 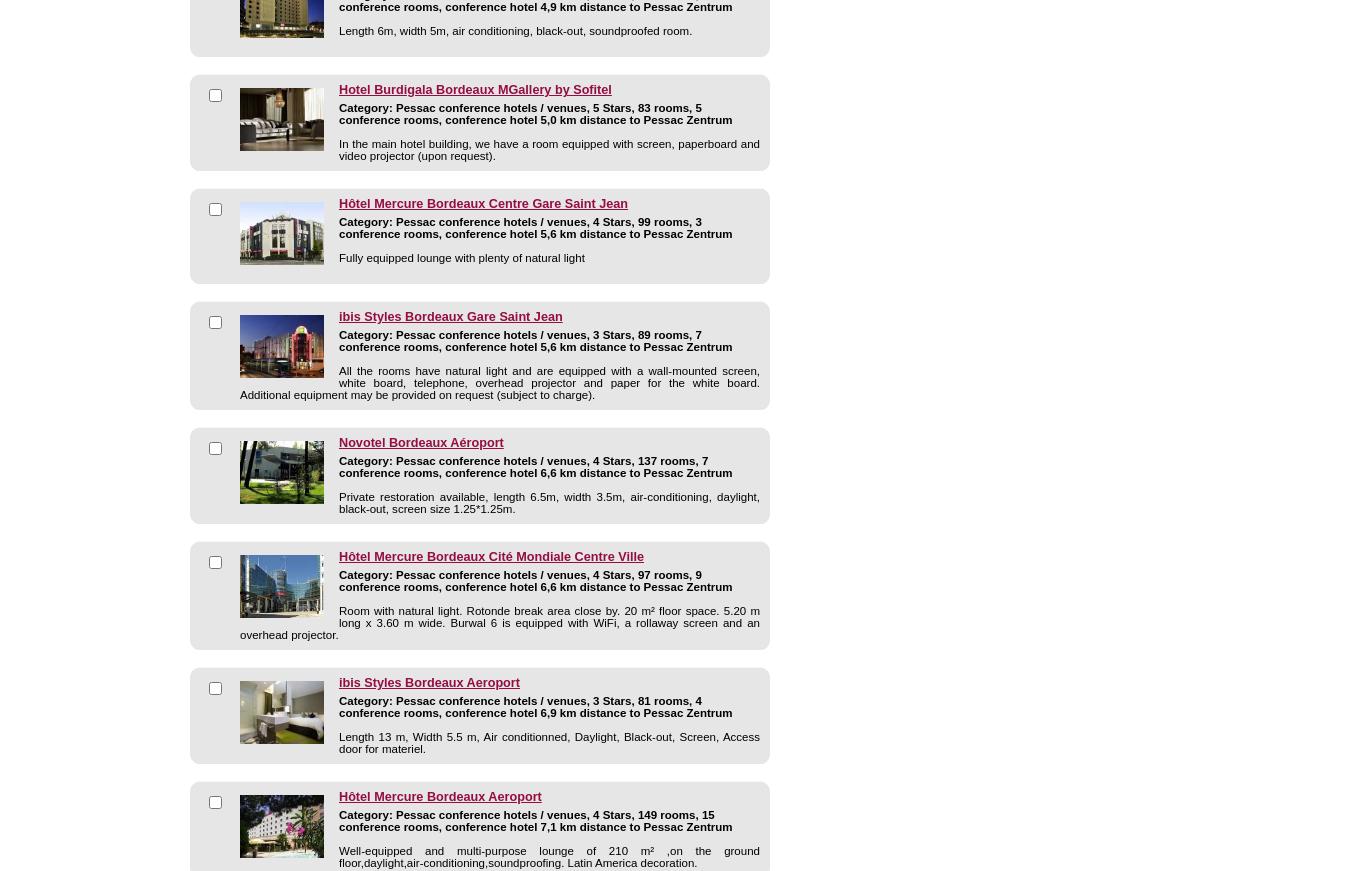 What do you see at coordinates (338, 88) in the screenshot?
I see `'Hotel Burdigala Bordeaux MGallery by Sofitel'` at bounding box center [338, 88].